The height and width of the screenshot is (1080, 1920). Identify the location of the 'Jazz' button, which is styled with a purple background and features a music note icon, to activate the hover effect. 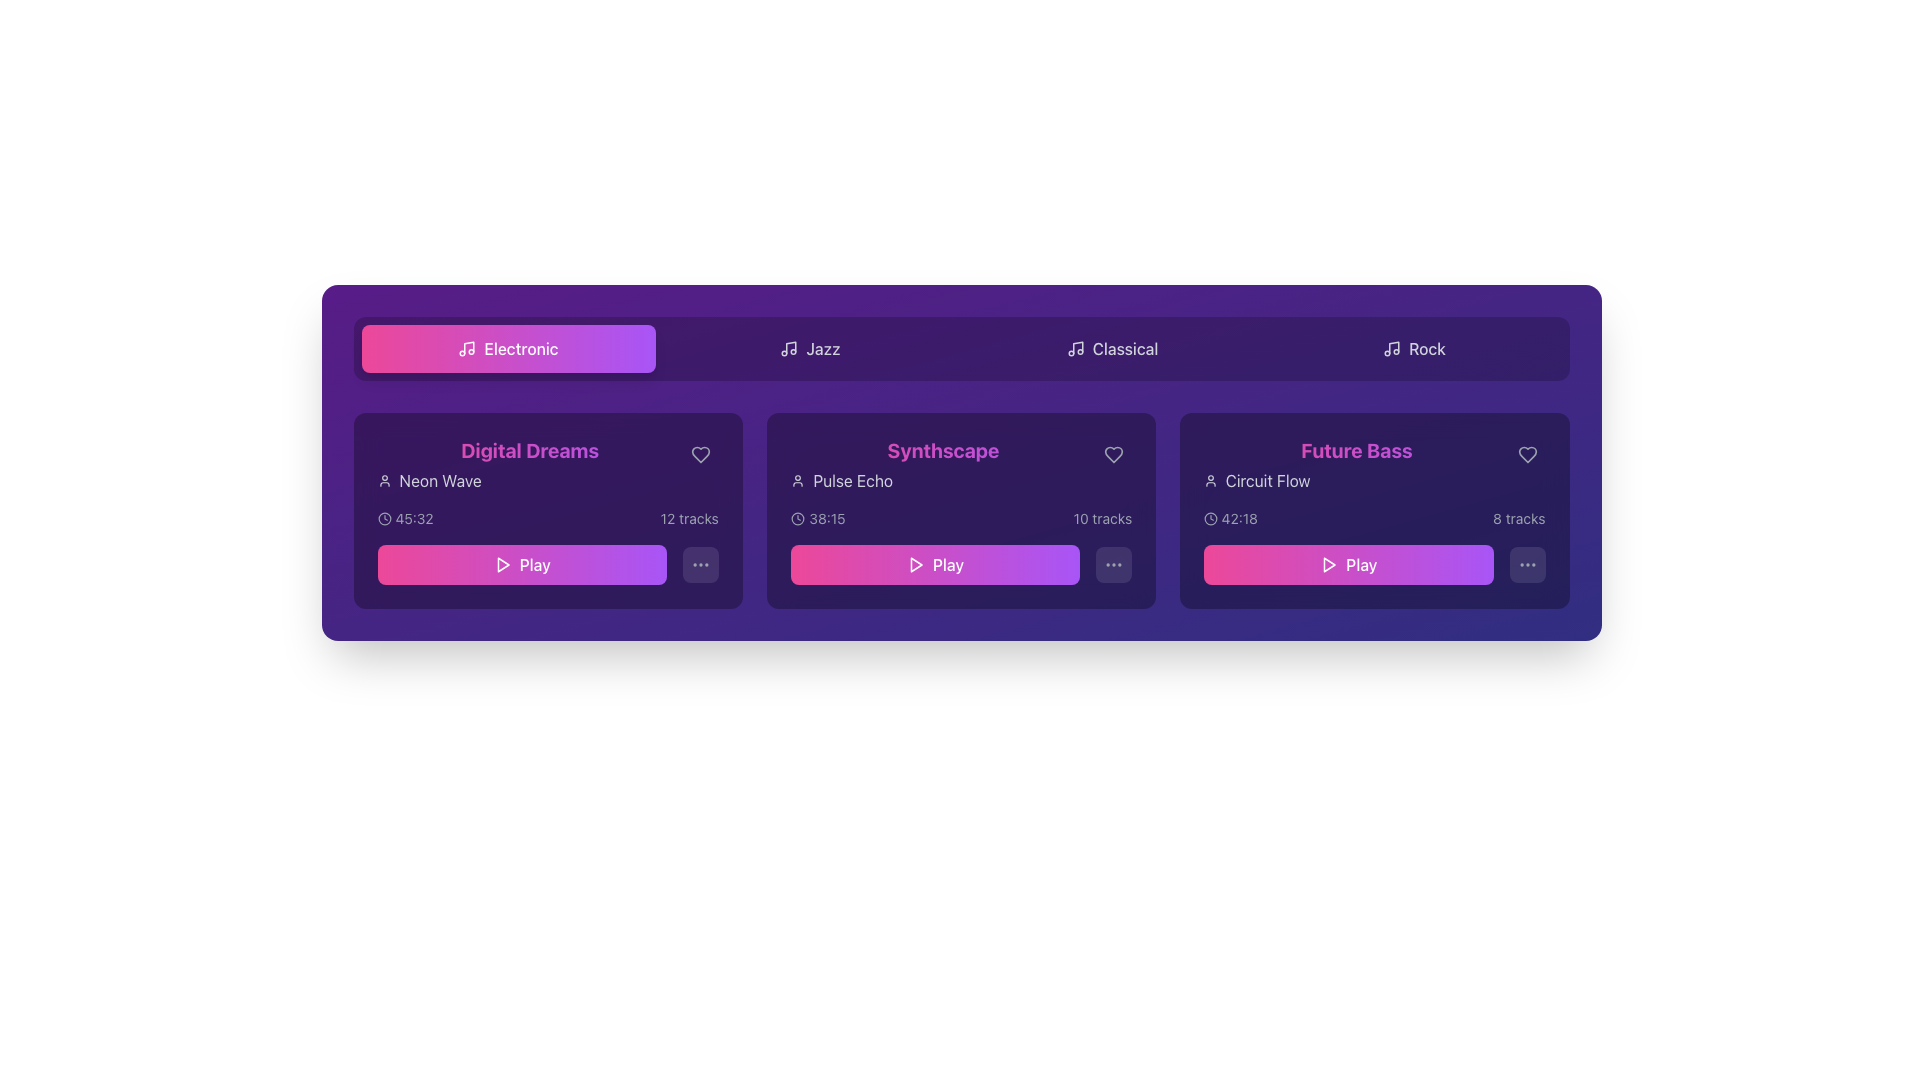
(810, 347).